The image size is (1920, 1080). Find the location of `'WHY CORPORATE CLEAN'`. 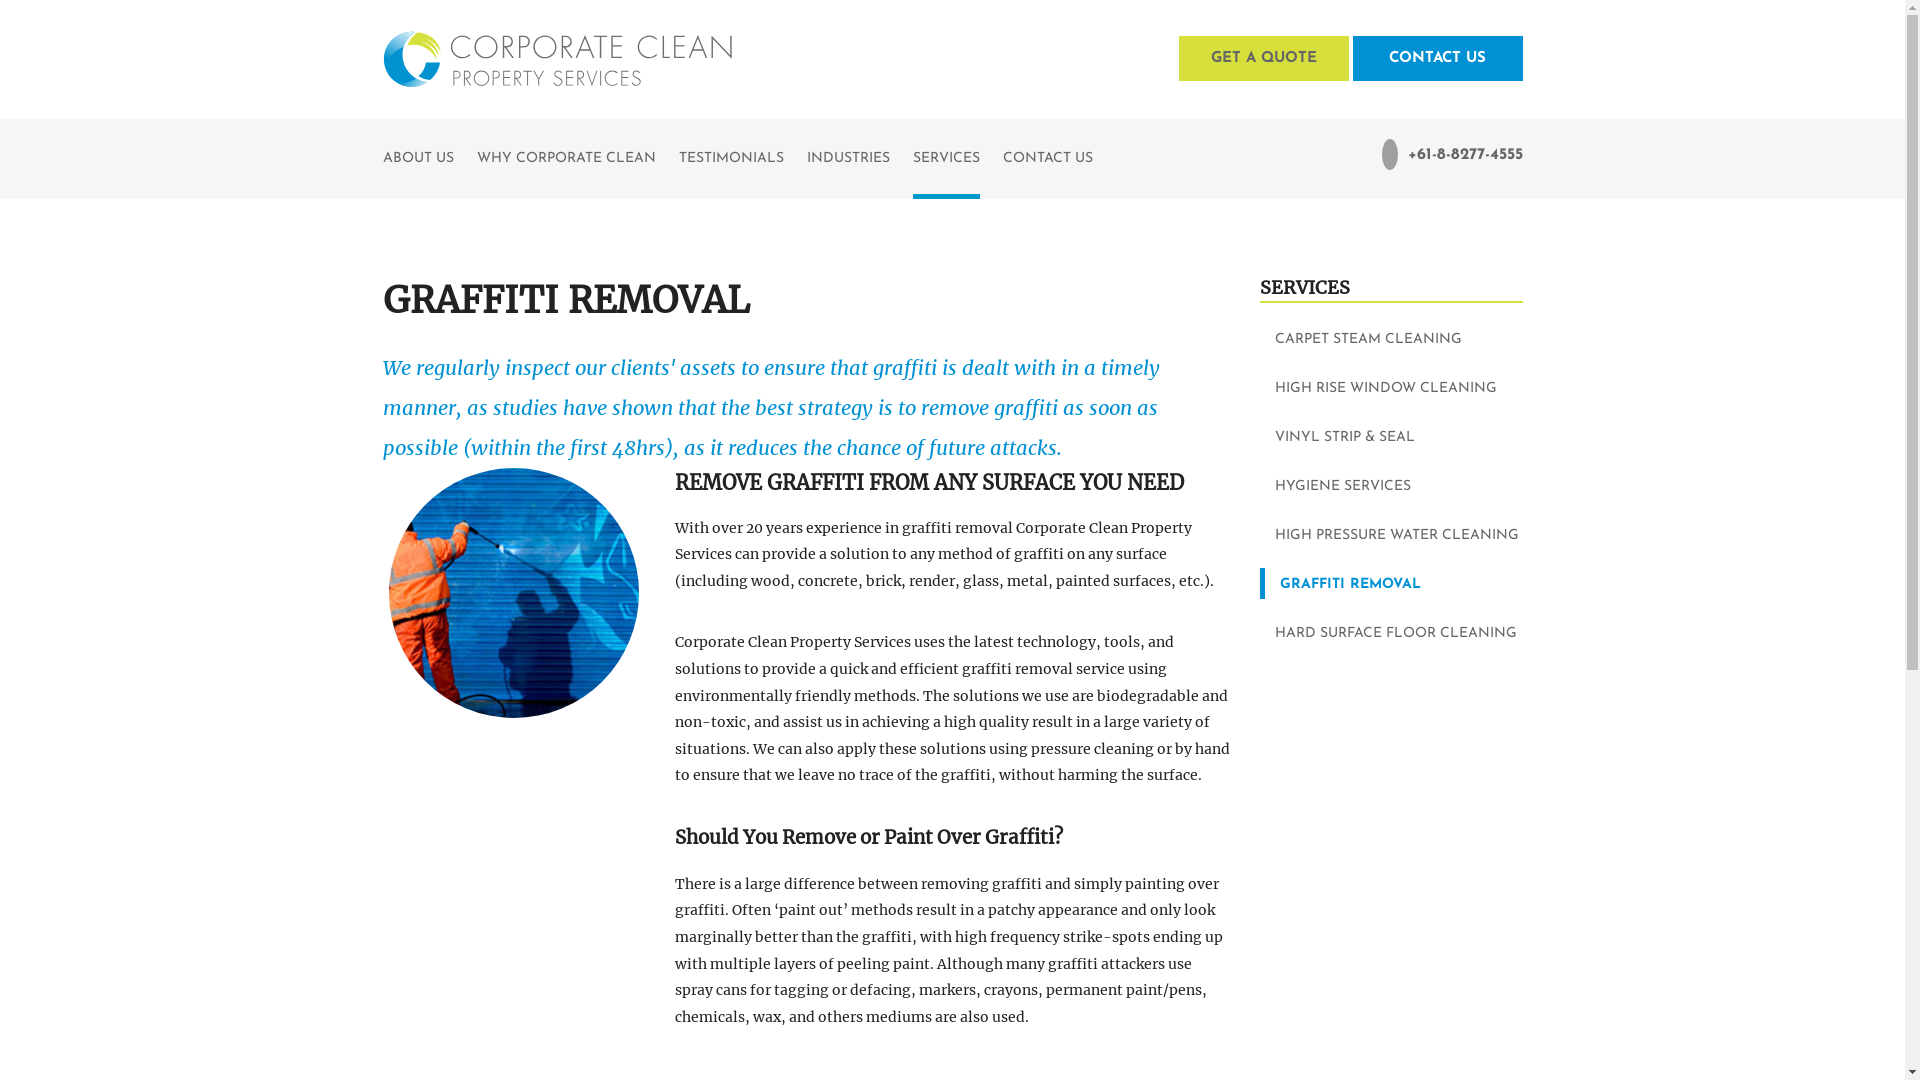

'WHY CORPORATE CLEAN' is located at coordinates (564, 157).